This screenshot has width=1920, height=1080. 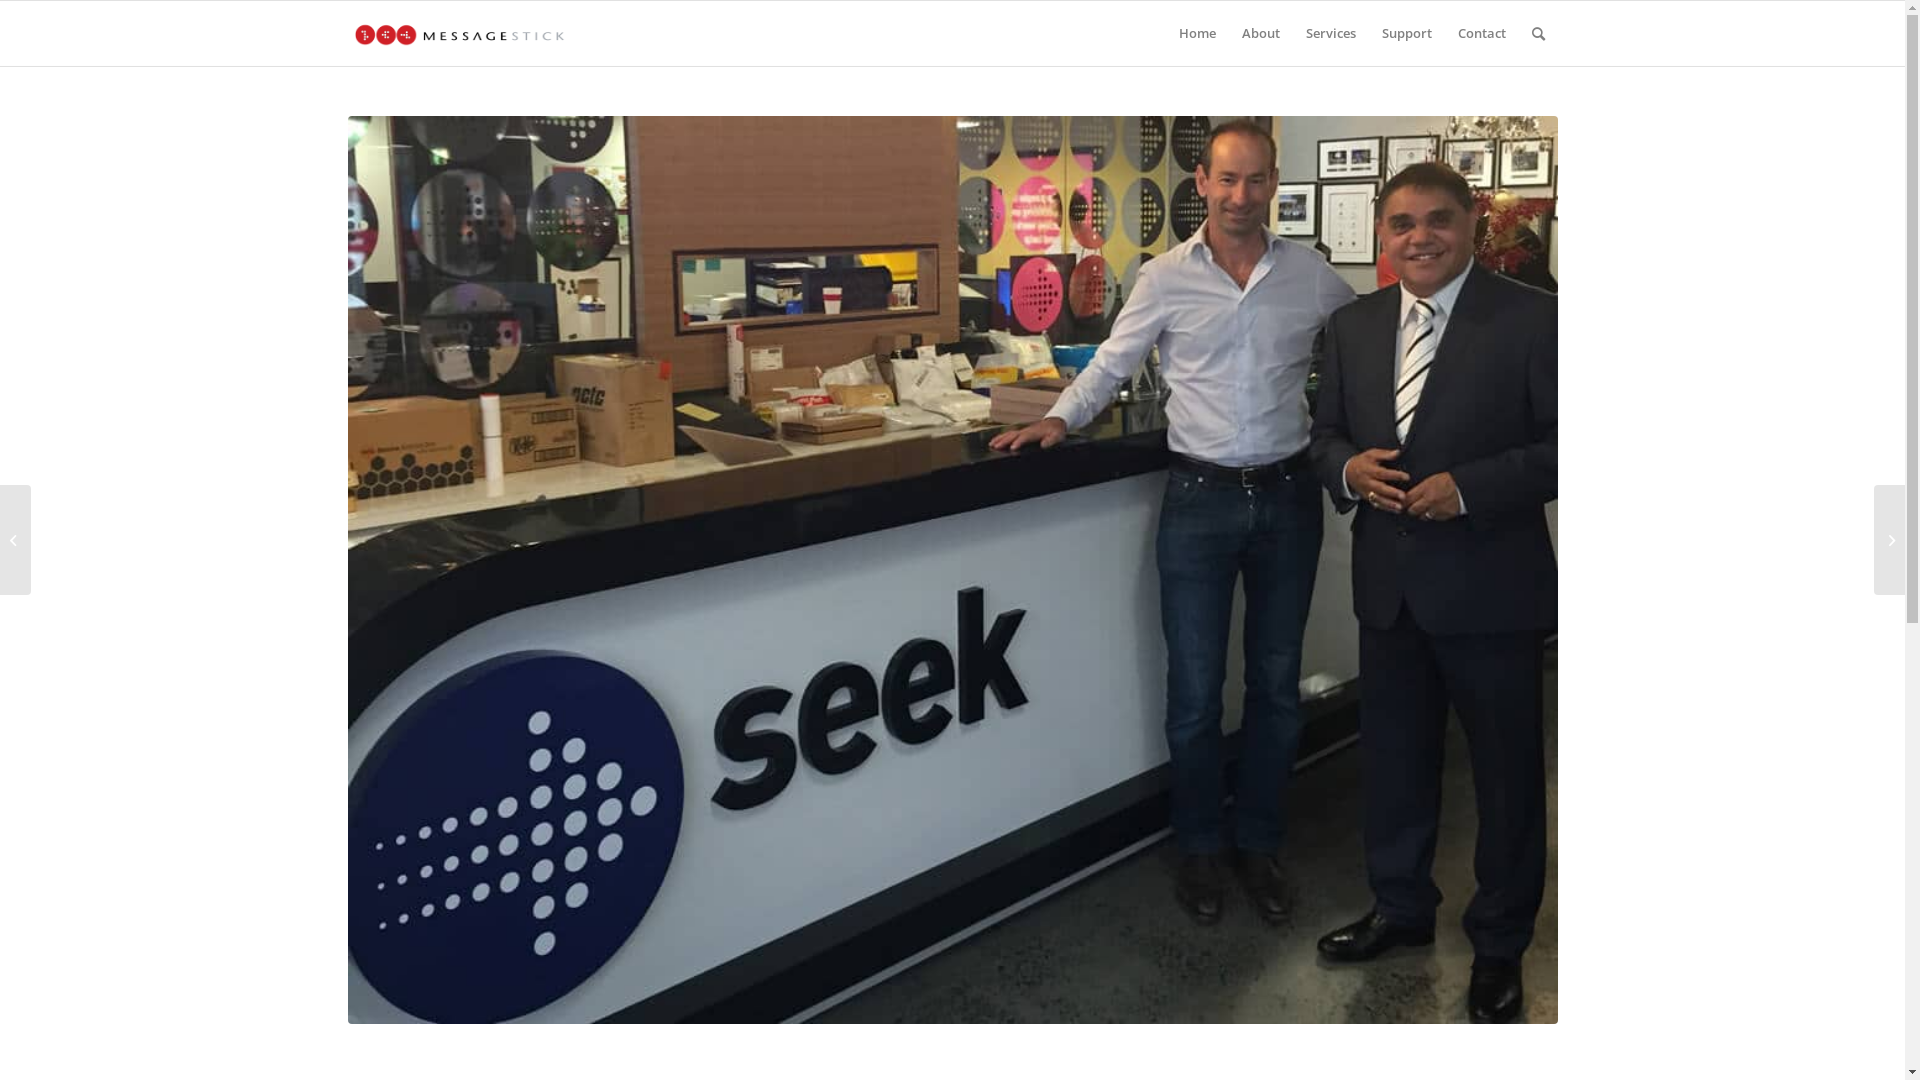 What do you see at coordinates (1197, 33) in the screenshot?
I see `'Home'` at bounding box center [1197, 33].